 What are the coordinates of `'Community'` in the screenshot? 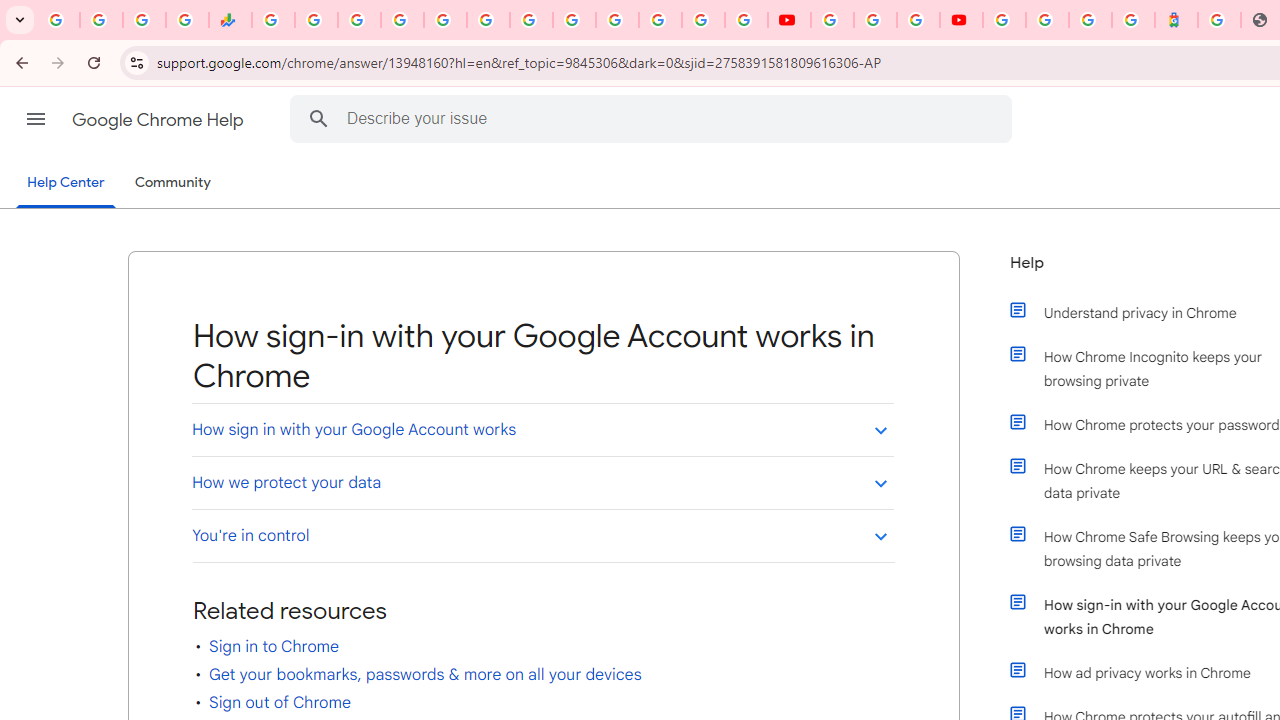 It's located at (172, 183).